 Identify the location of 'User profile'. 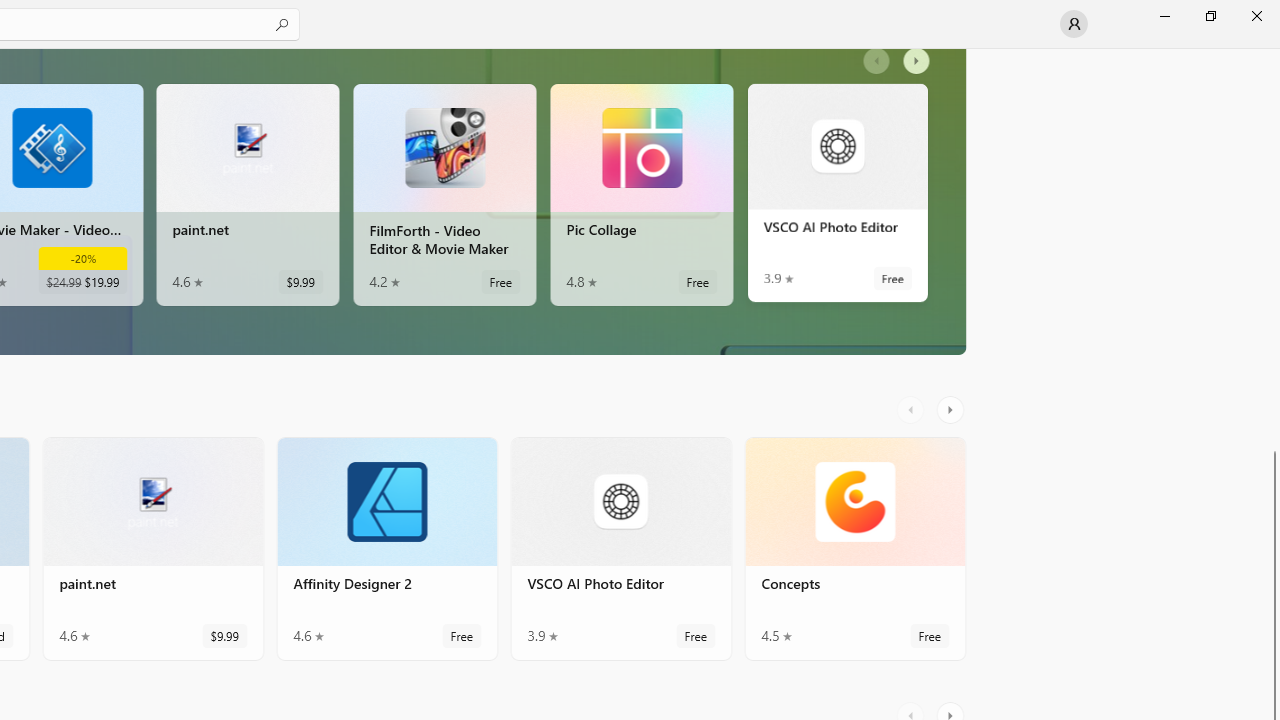
(1072, 24).